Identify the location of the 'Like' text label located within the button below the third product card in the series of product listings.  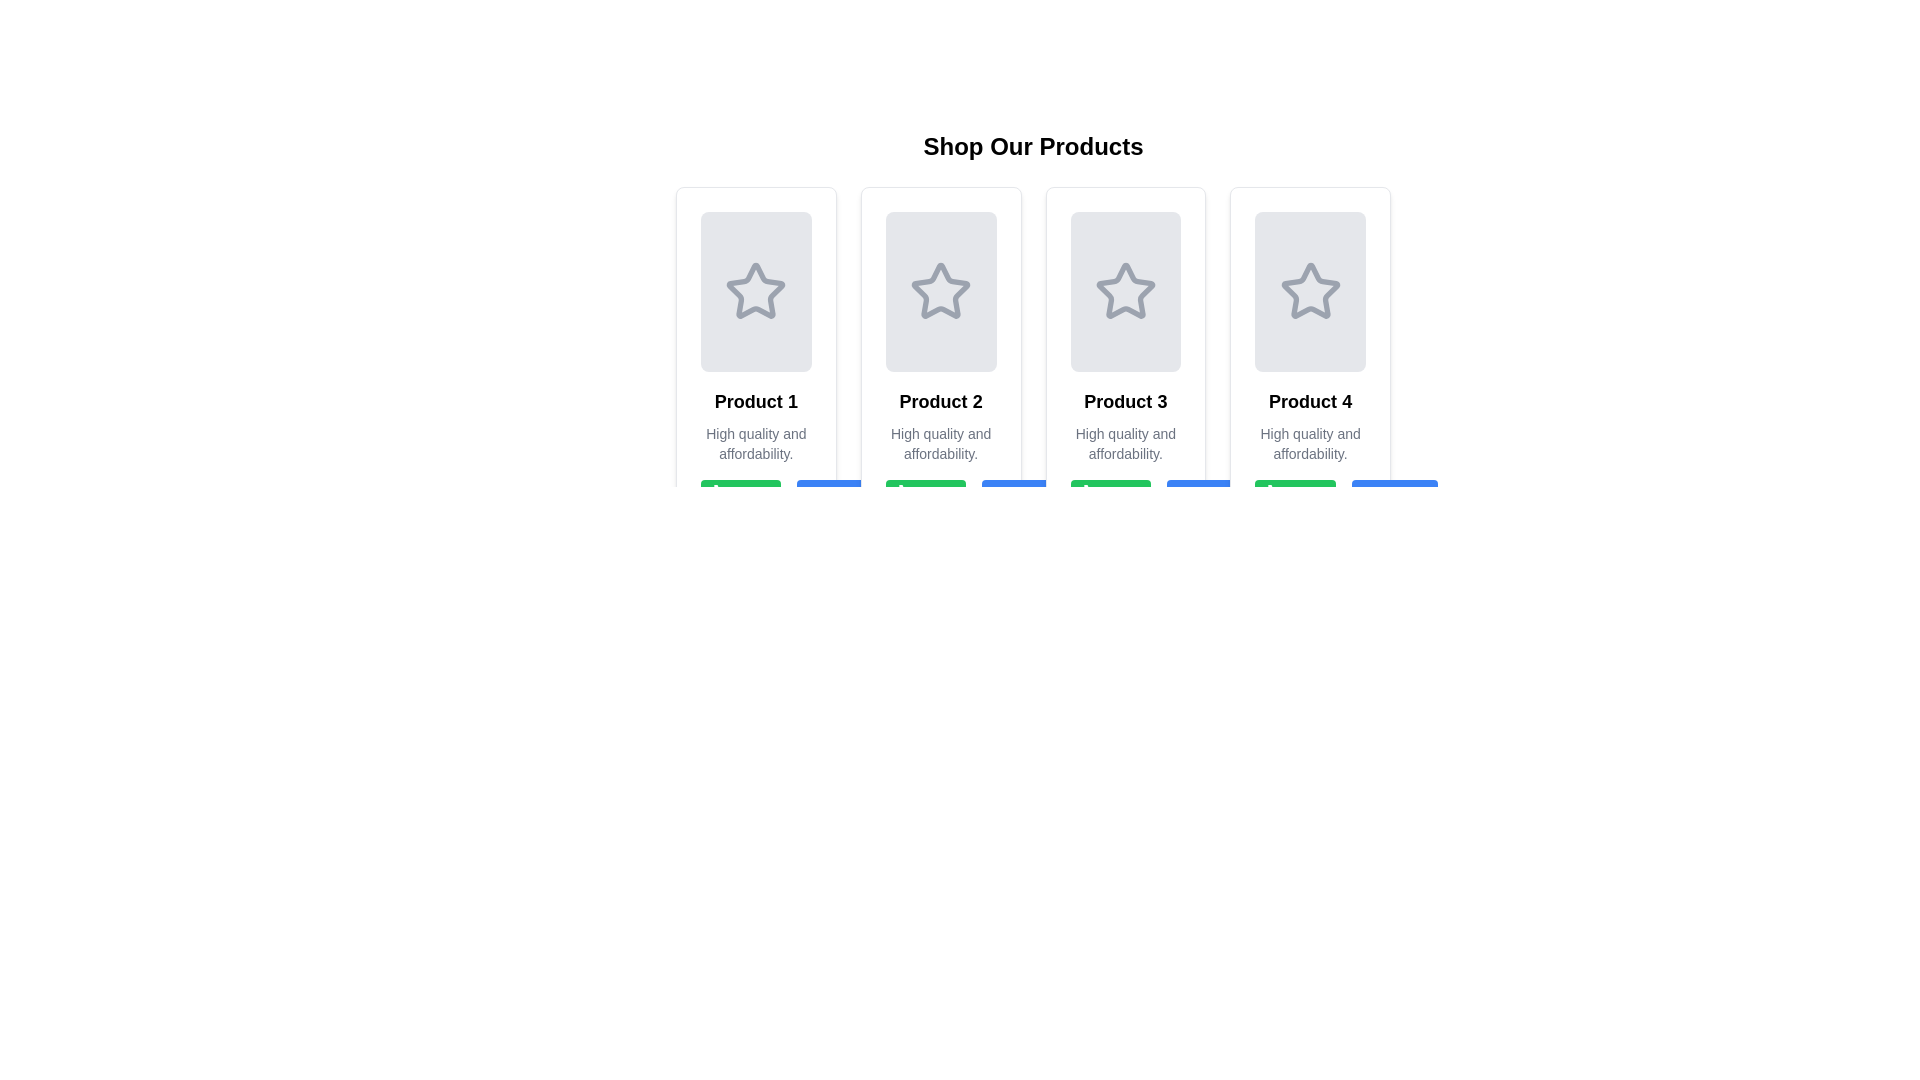
(1138, 495).